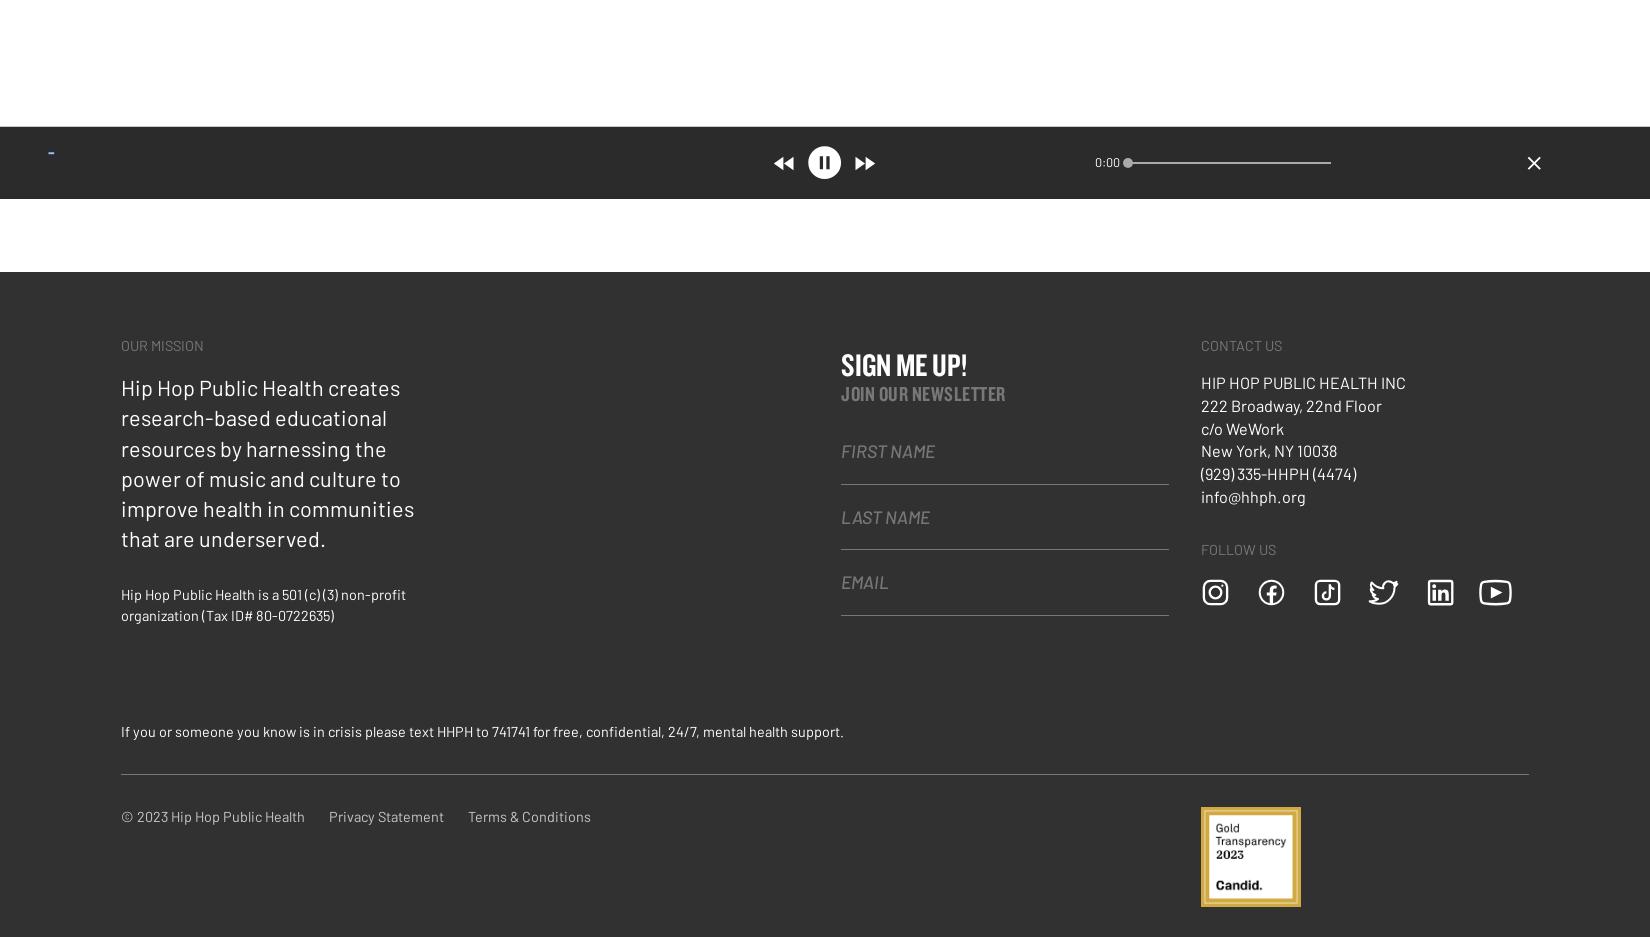 The image size is (1650, 937). Describe the element at coordinates (1201, 472) in the screenshot. I see `'(929) 335-HHPH (4474)'` at that location.